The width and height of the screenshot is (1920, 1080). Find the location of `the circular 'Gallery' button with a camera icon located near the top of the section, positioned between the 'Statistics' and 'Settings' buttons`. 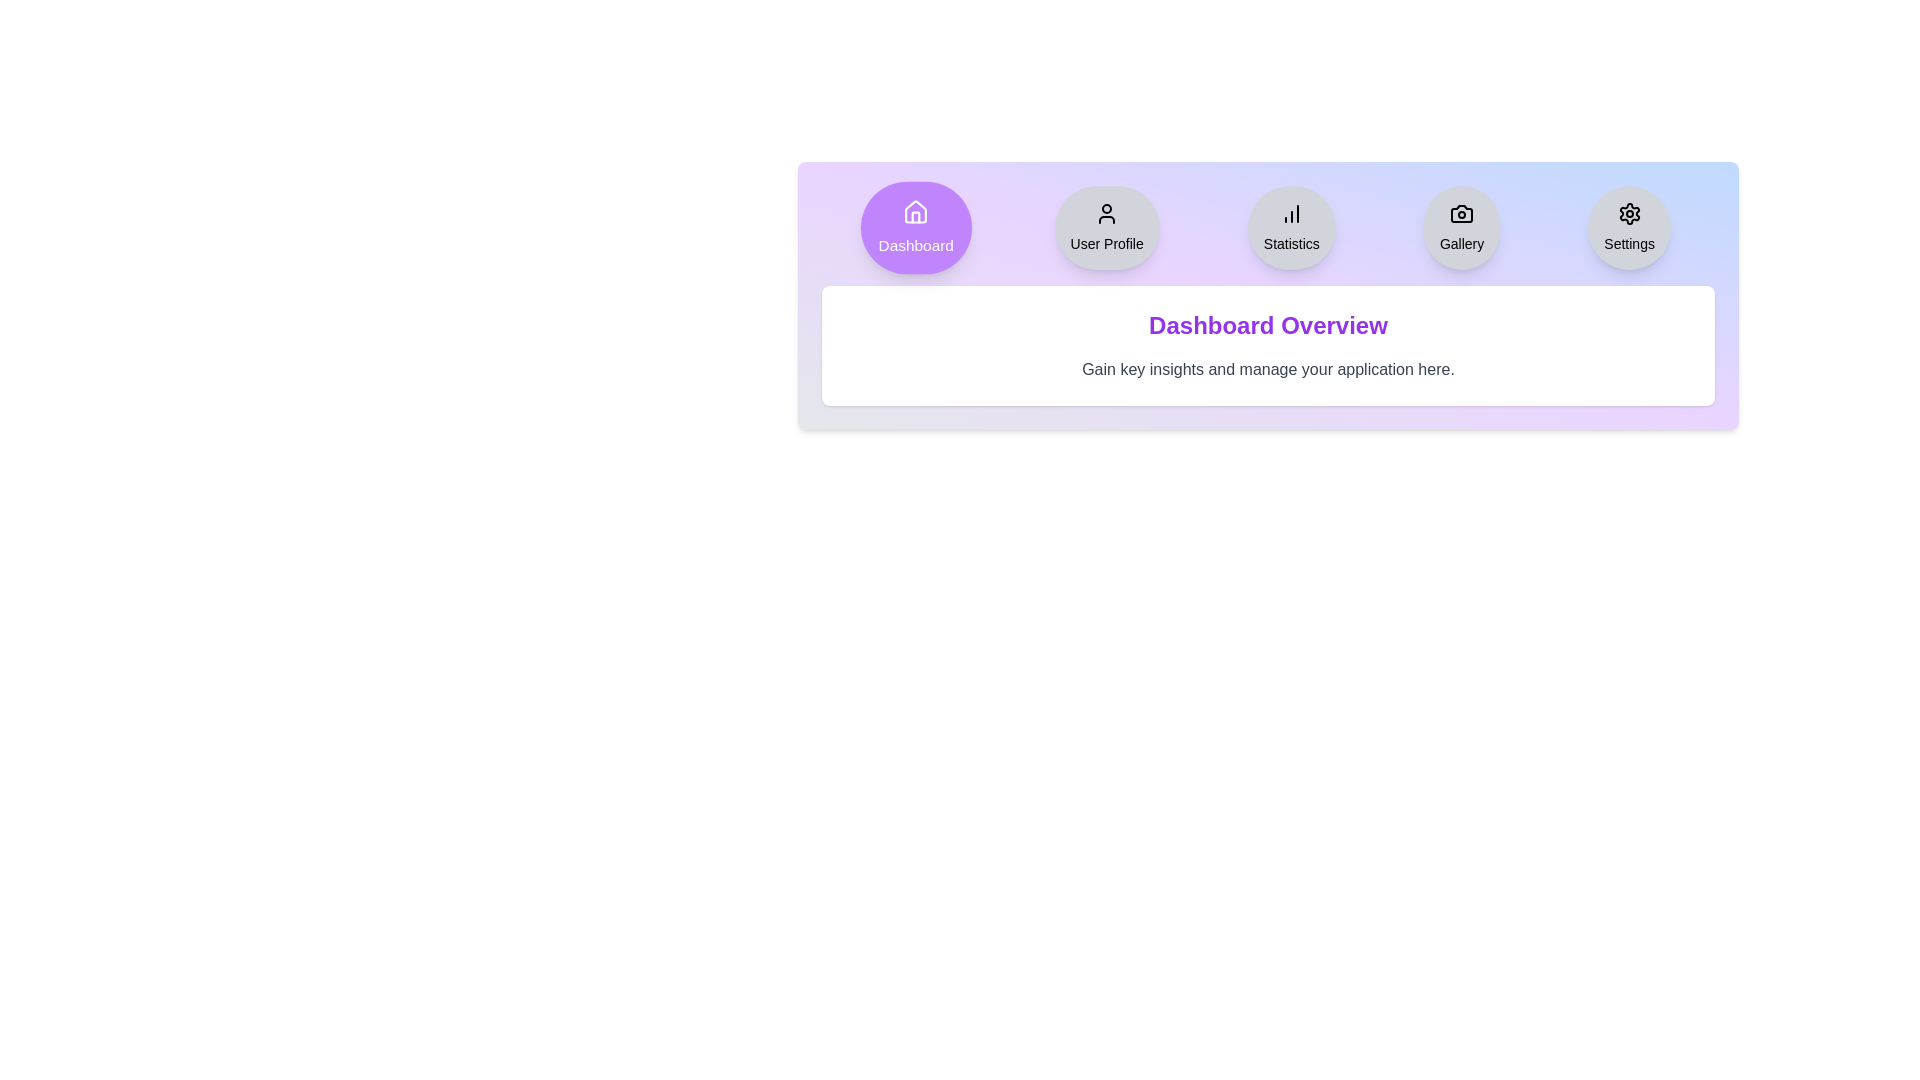

the circular 'Gallery' button with a camera icon located near the top of the section, positioned between the 'Statistics' and 'Settings' buttons is located at coordinates (1462, 226).